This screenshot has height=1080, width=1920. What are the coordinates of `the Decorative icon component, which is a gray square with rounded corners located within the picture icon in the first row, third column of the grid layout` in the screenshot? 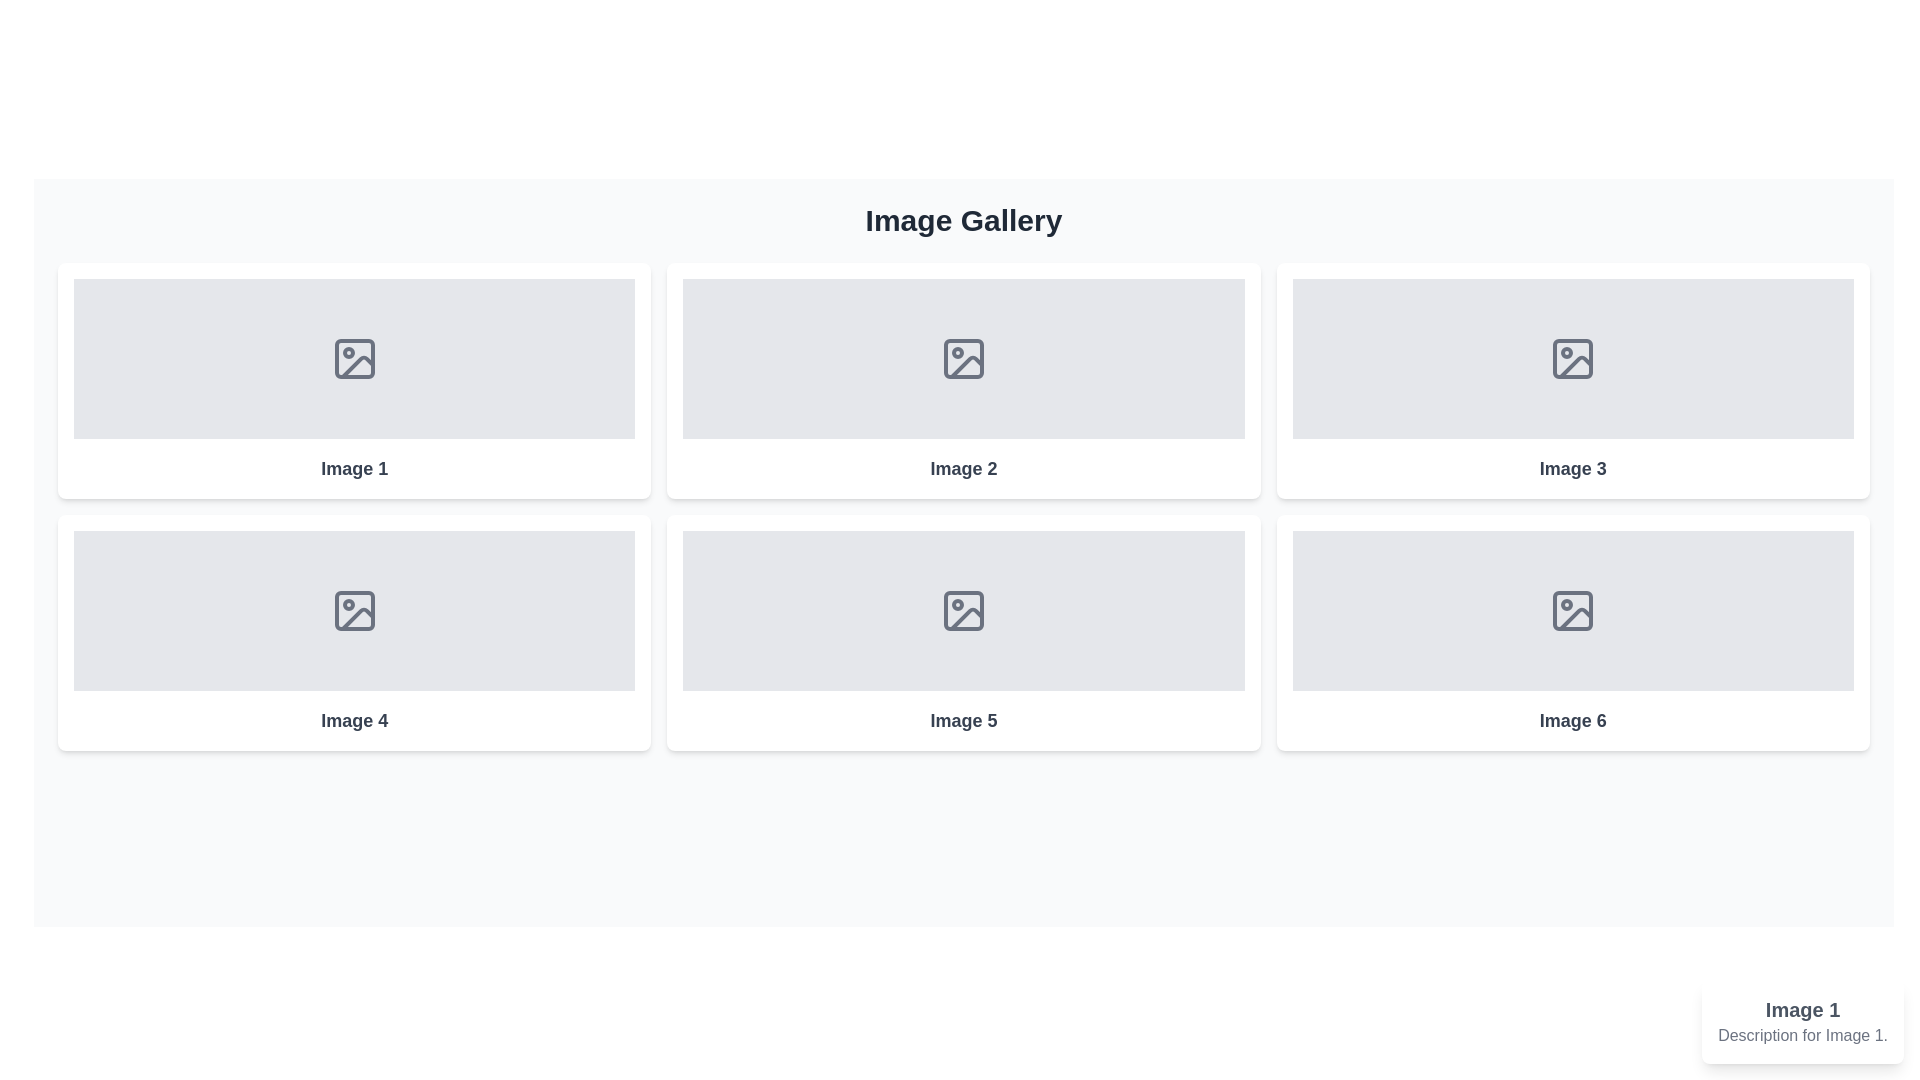 It's located at (1572, 357).